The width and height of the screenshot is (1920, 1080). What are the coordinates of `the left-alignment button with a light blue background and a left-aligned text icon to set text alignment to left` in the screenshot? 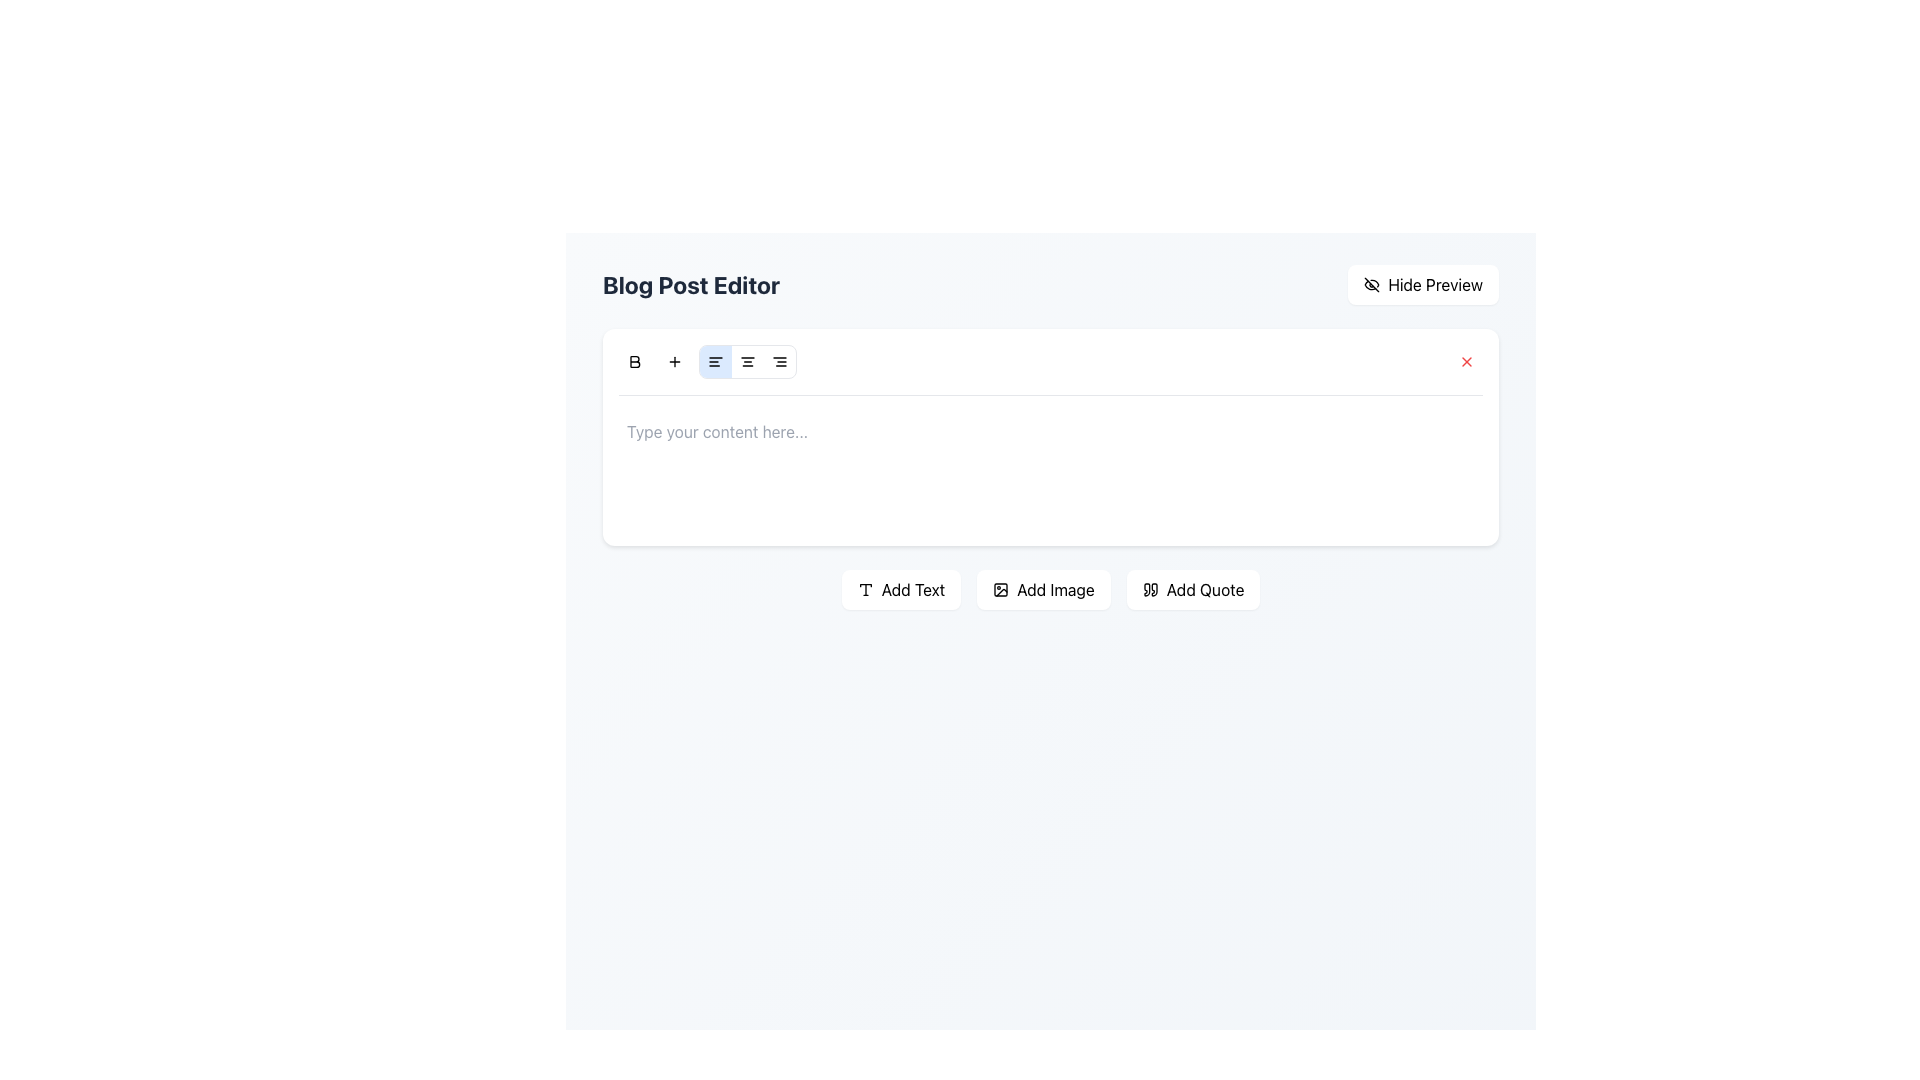 It's located at (715, 362).